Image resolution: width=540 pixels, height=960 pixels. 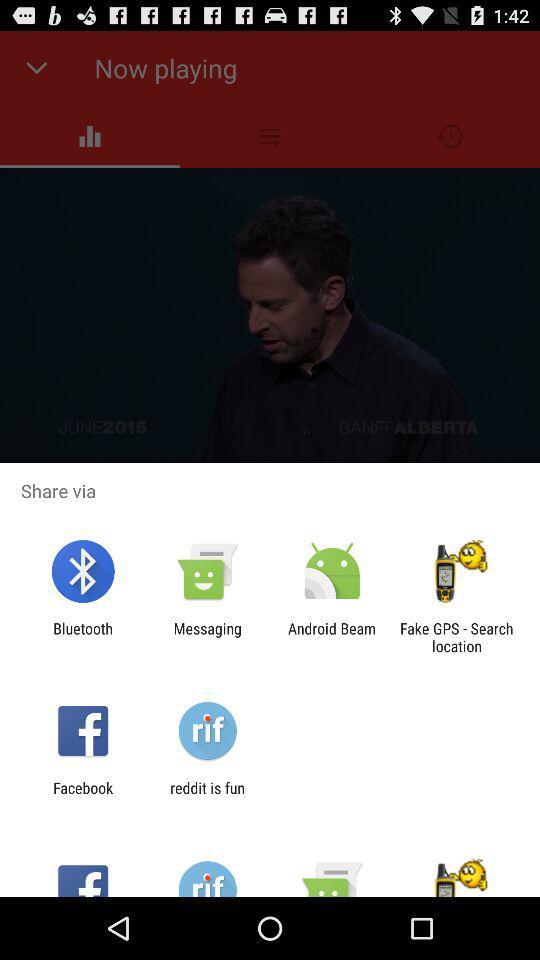 I want to click on the item next to the android beam icon, so click(x=206, y=636).